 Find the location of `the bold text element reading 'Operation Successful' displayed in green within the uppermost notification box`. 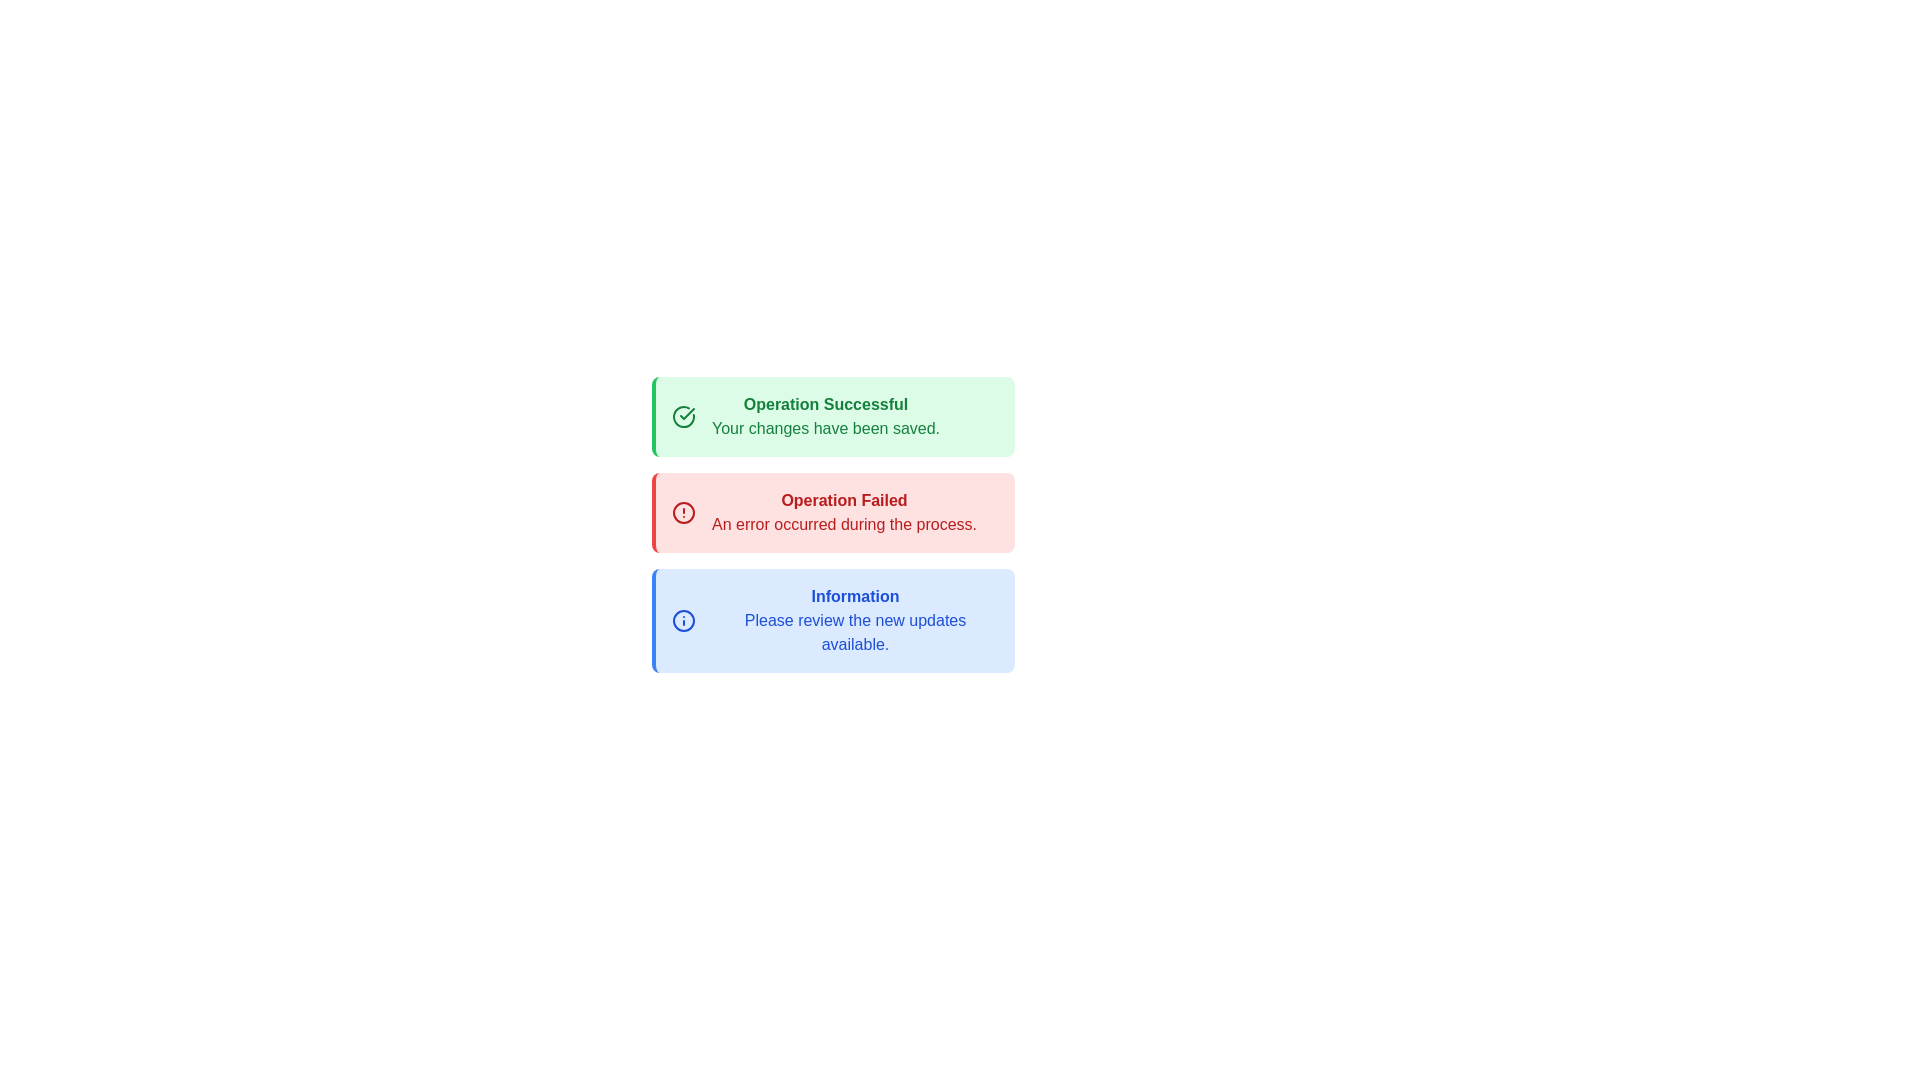

the bold text element reading 'Operation Successful' displayed in green within the uppermost notification box is located at coordinates (825, 405).